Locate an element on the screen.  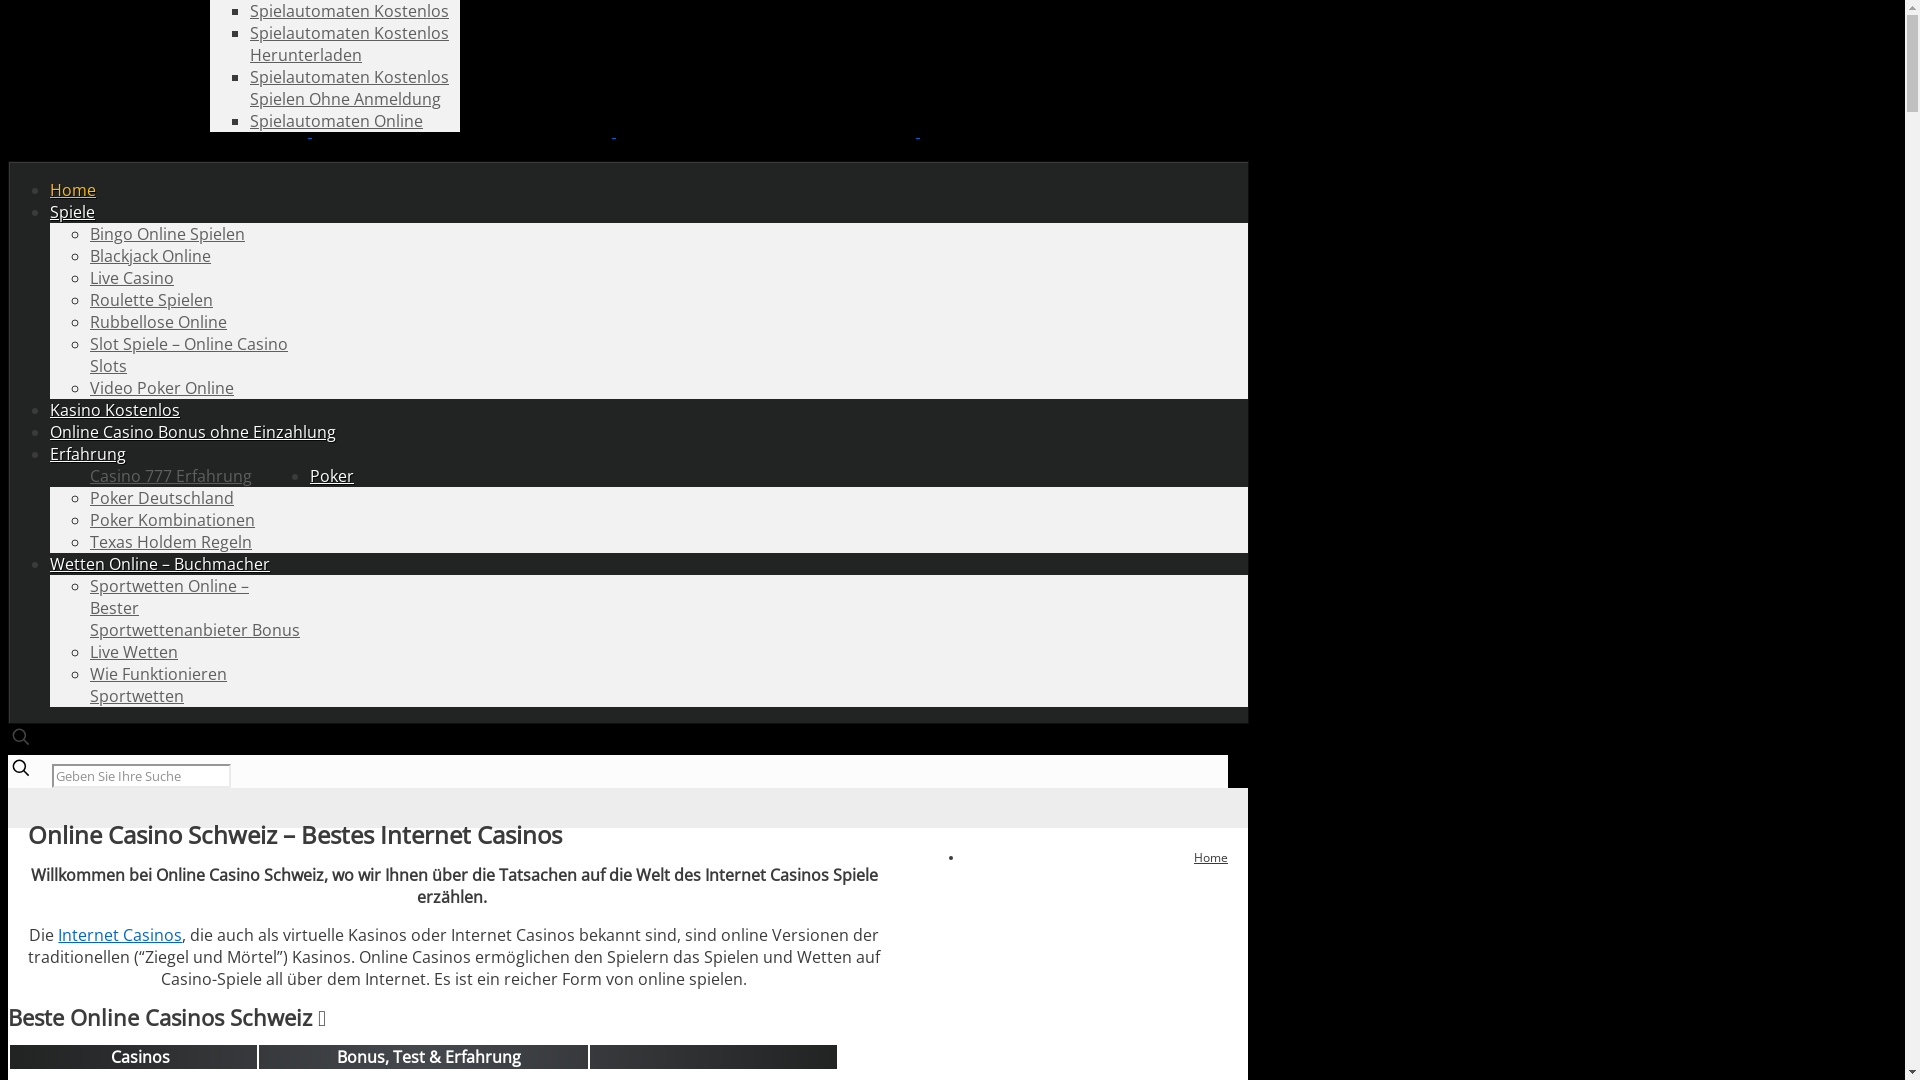
'Internet Casinos' is located at coordinates (119, 934).